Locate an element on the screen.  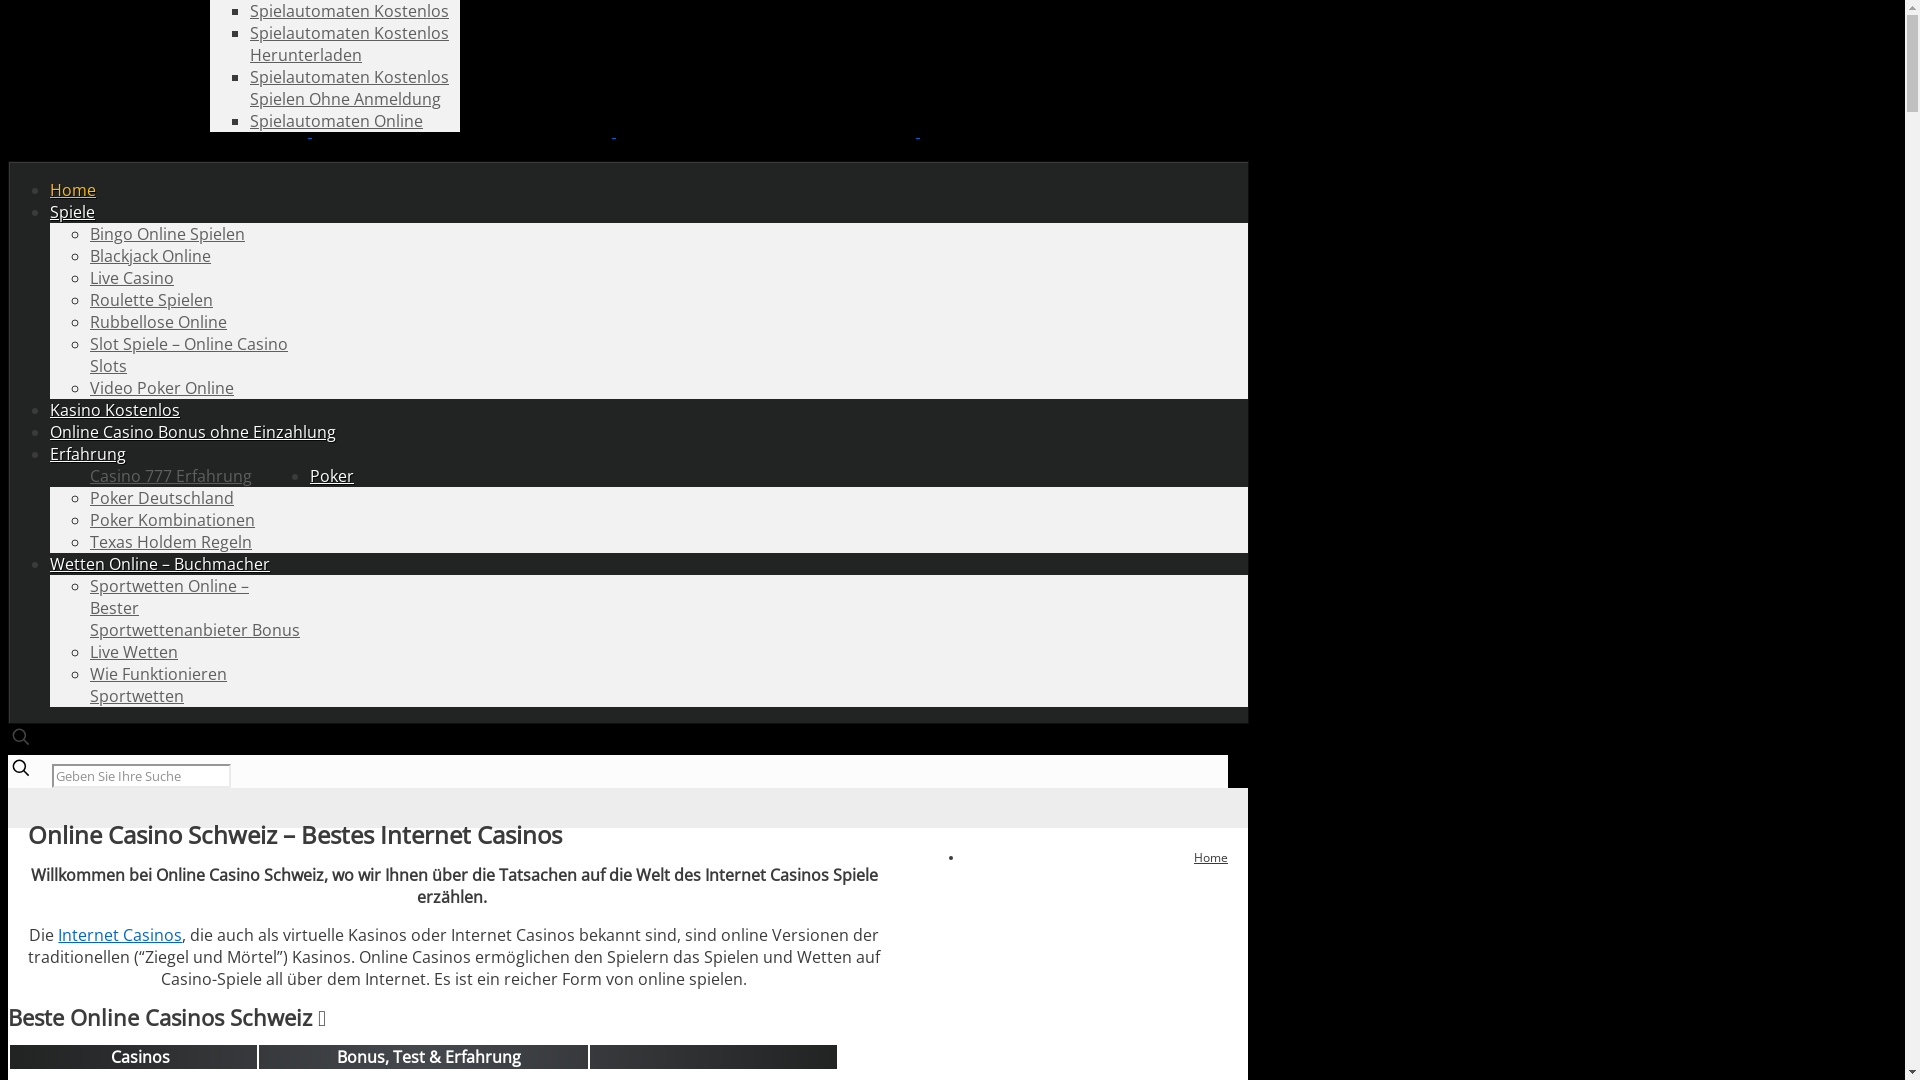
'Internet Casinos' is located at coordinates (119, 934).